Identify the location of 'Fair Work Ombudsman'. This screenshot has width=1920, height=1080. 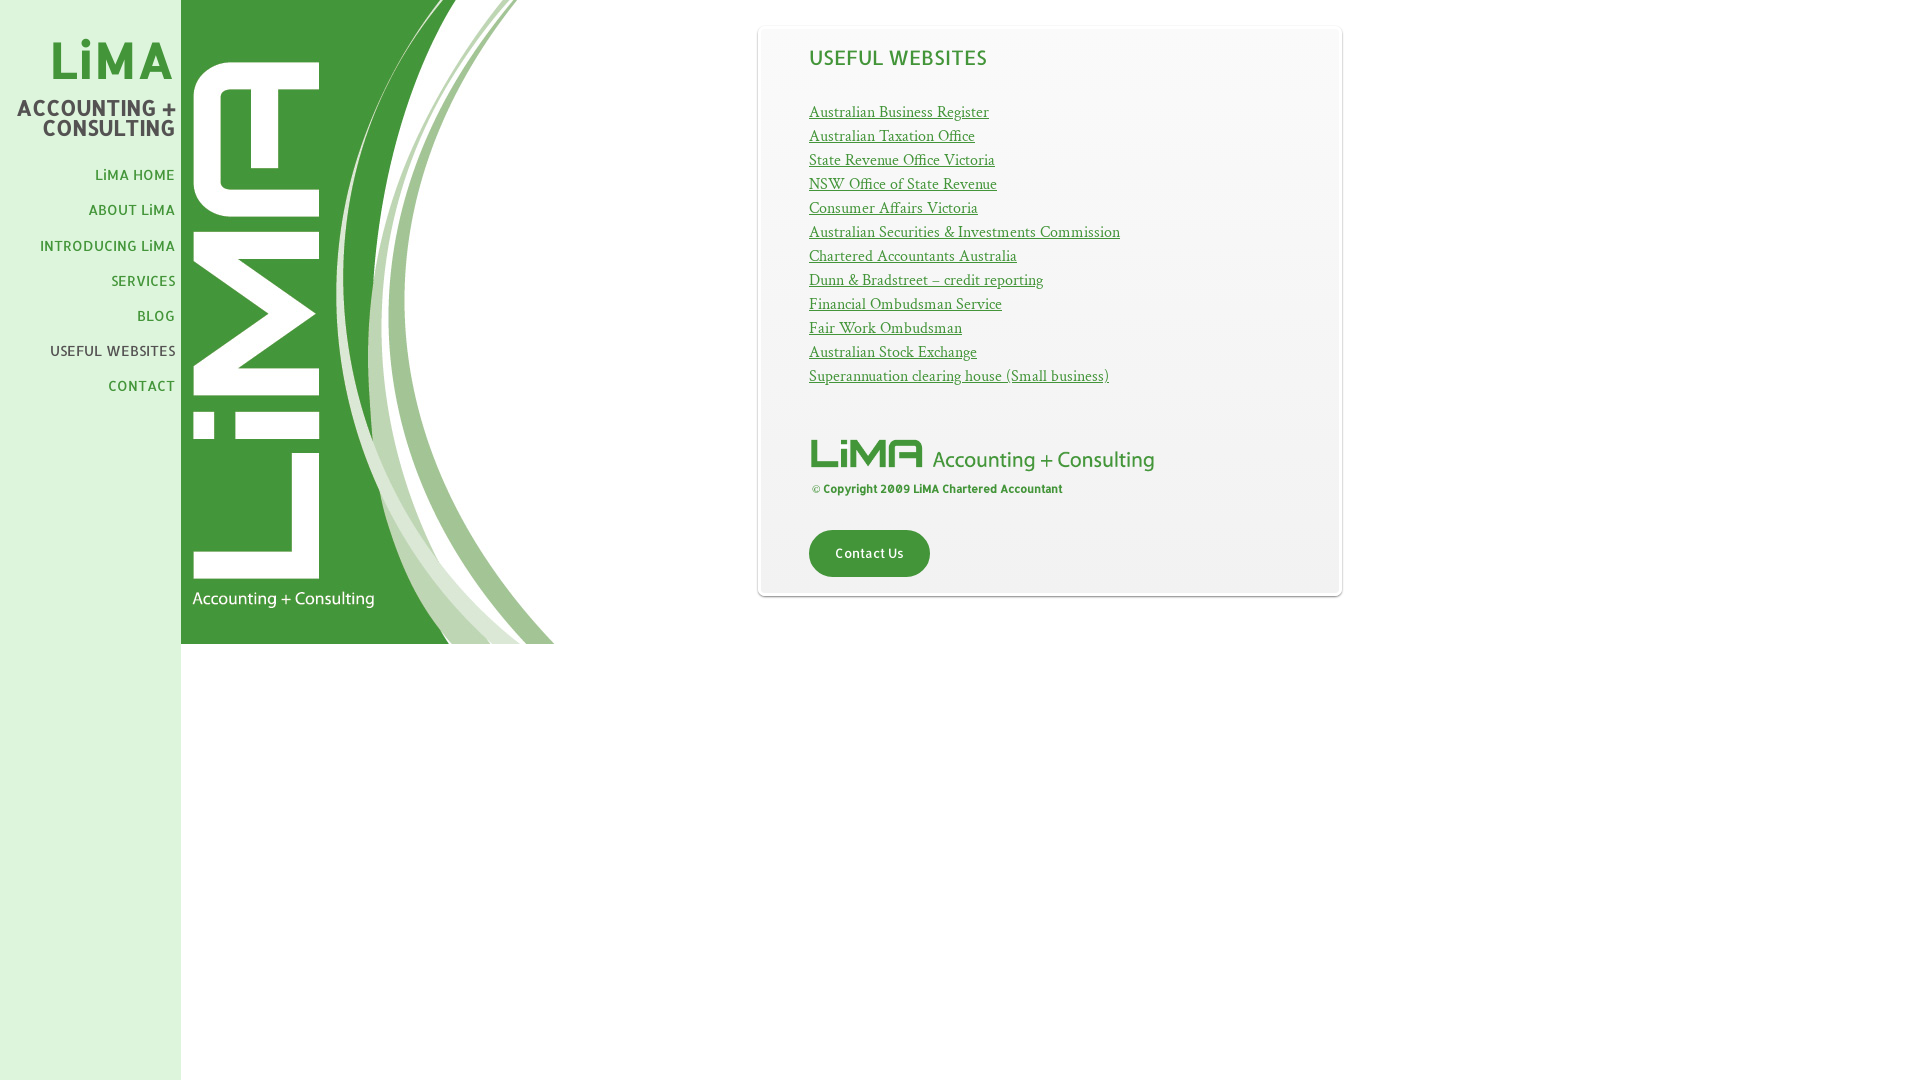
(884, 327).